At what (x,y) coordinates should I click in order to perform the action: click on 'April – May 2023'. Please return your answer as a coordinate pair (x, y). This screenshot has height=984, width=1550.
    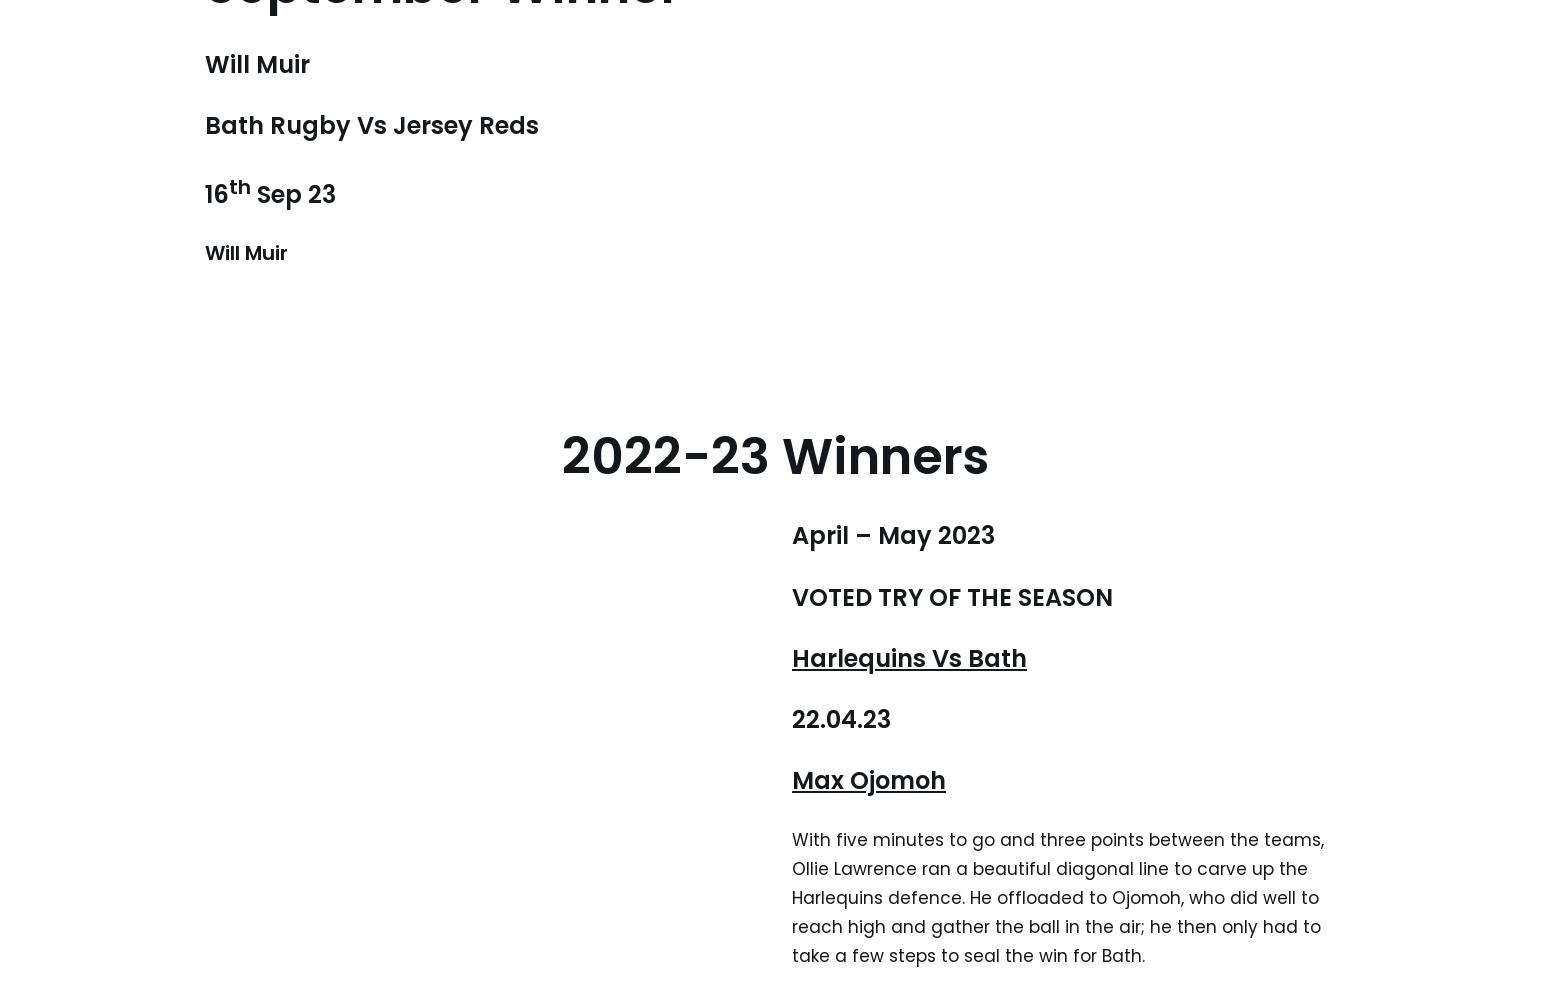
    Looking at the image, I should click on (893, 534).